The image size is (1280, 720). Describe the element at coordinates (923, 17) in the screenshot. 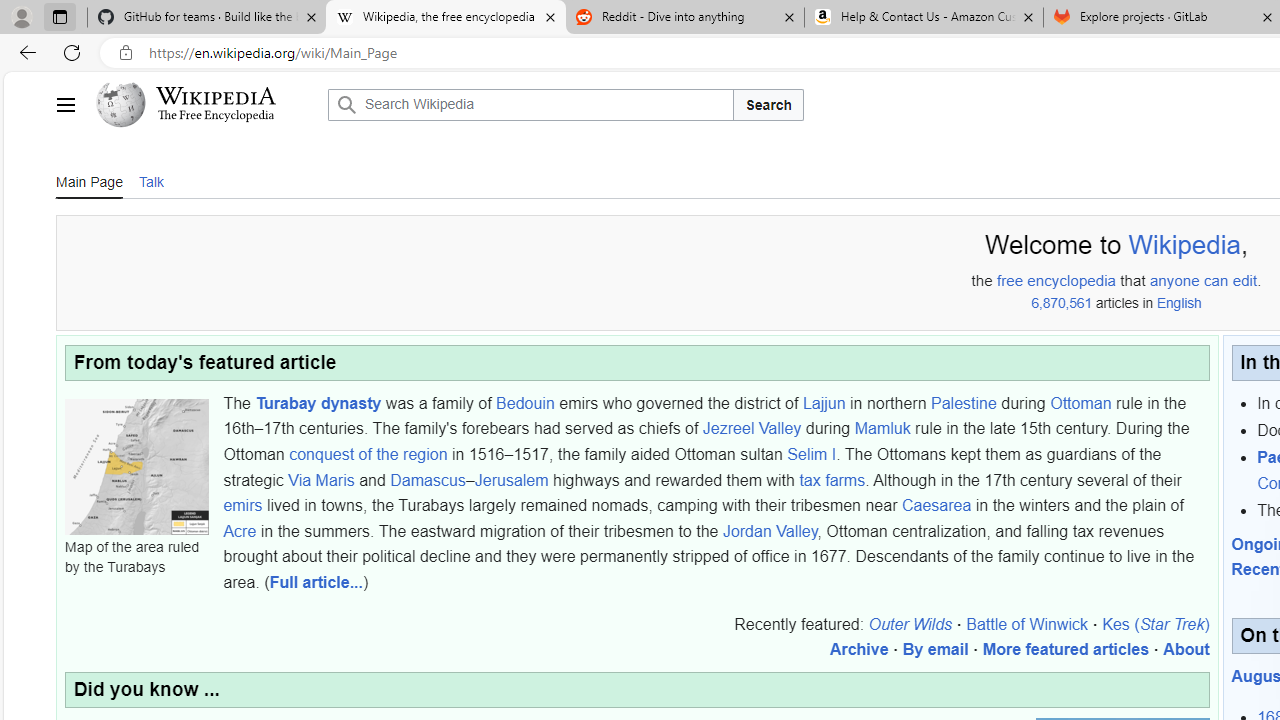

I see `'Help & Contact Us - Amazon Customer Service'` at that location.